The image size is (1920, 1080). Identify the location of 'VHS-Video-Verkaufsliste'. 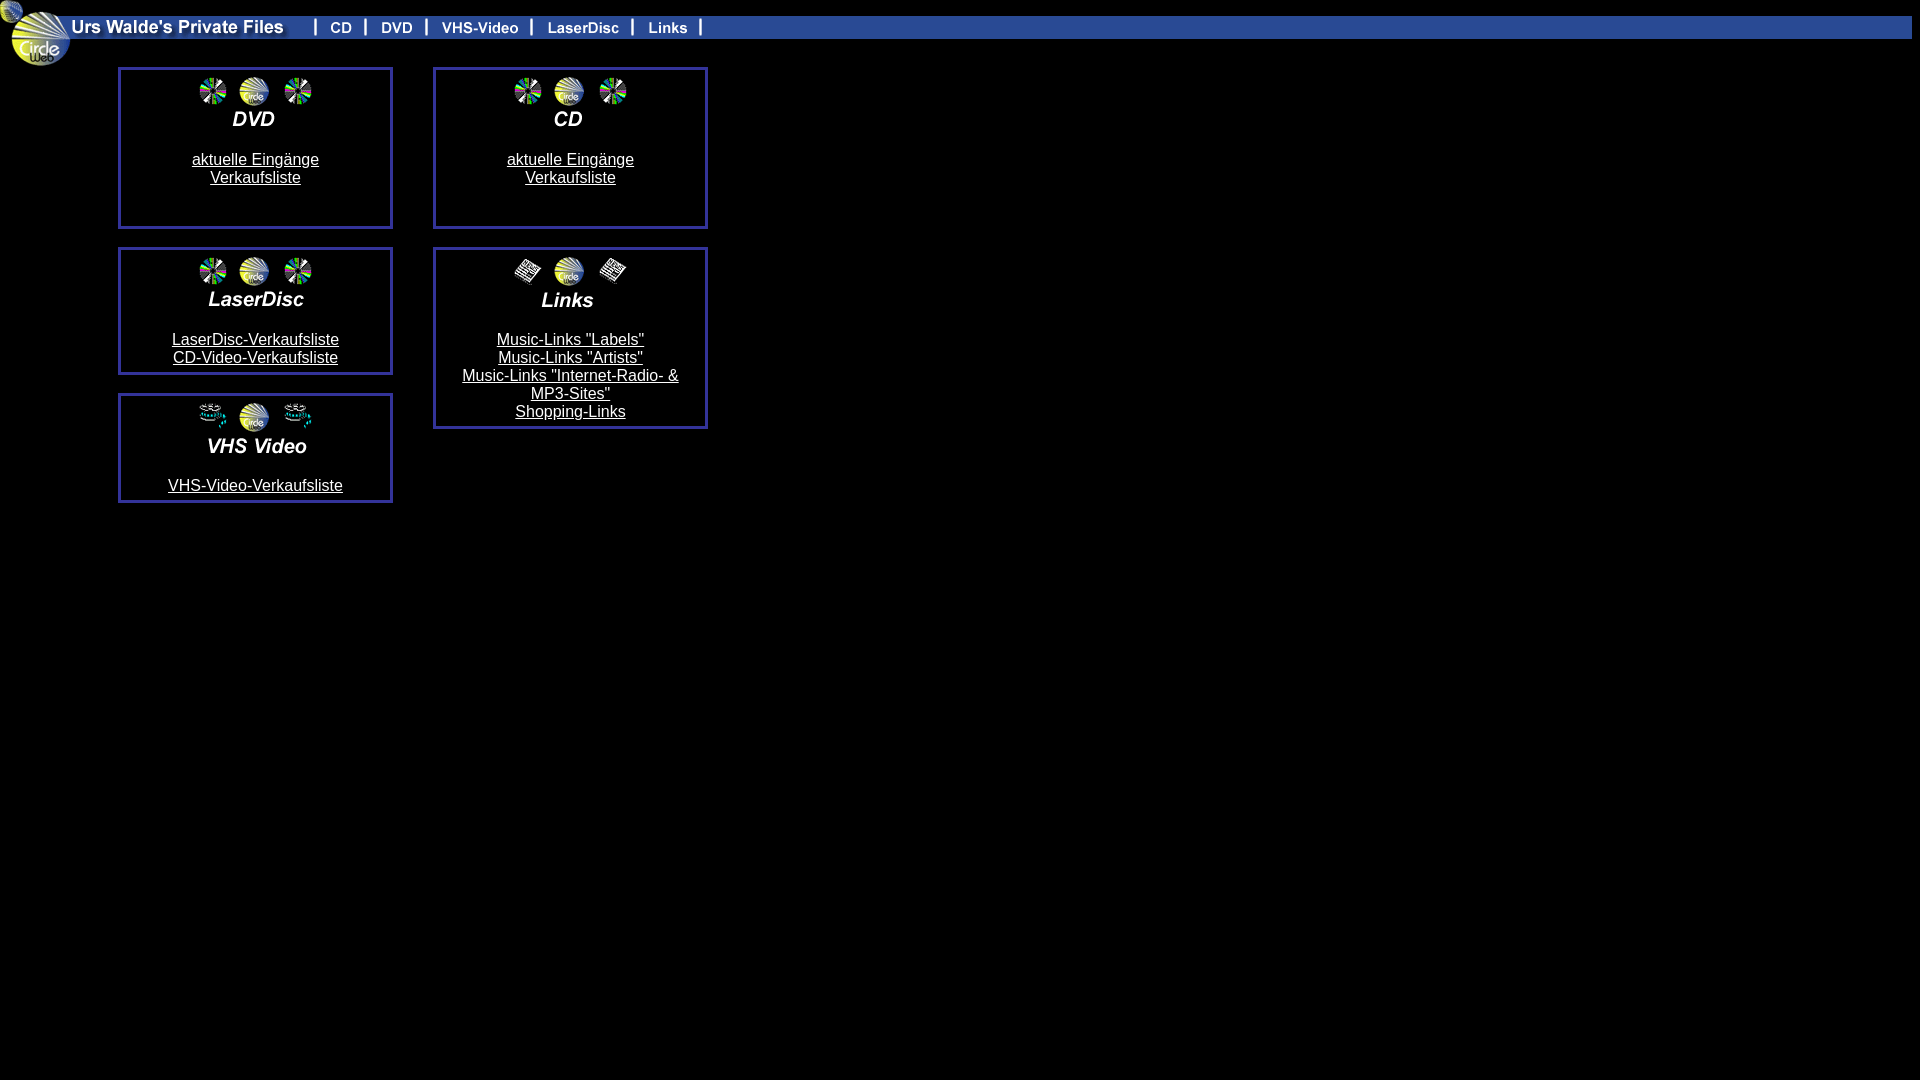
(254, 485).